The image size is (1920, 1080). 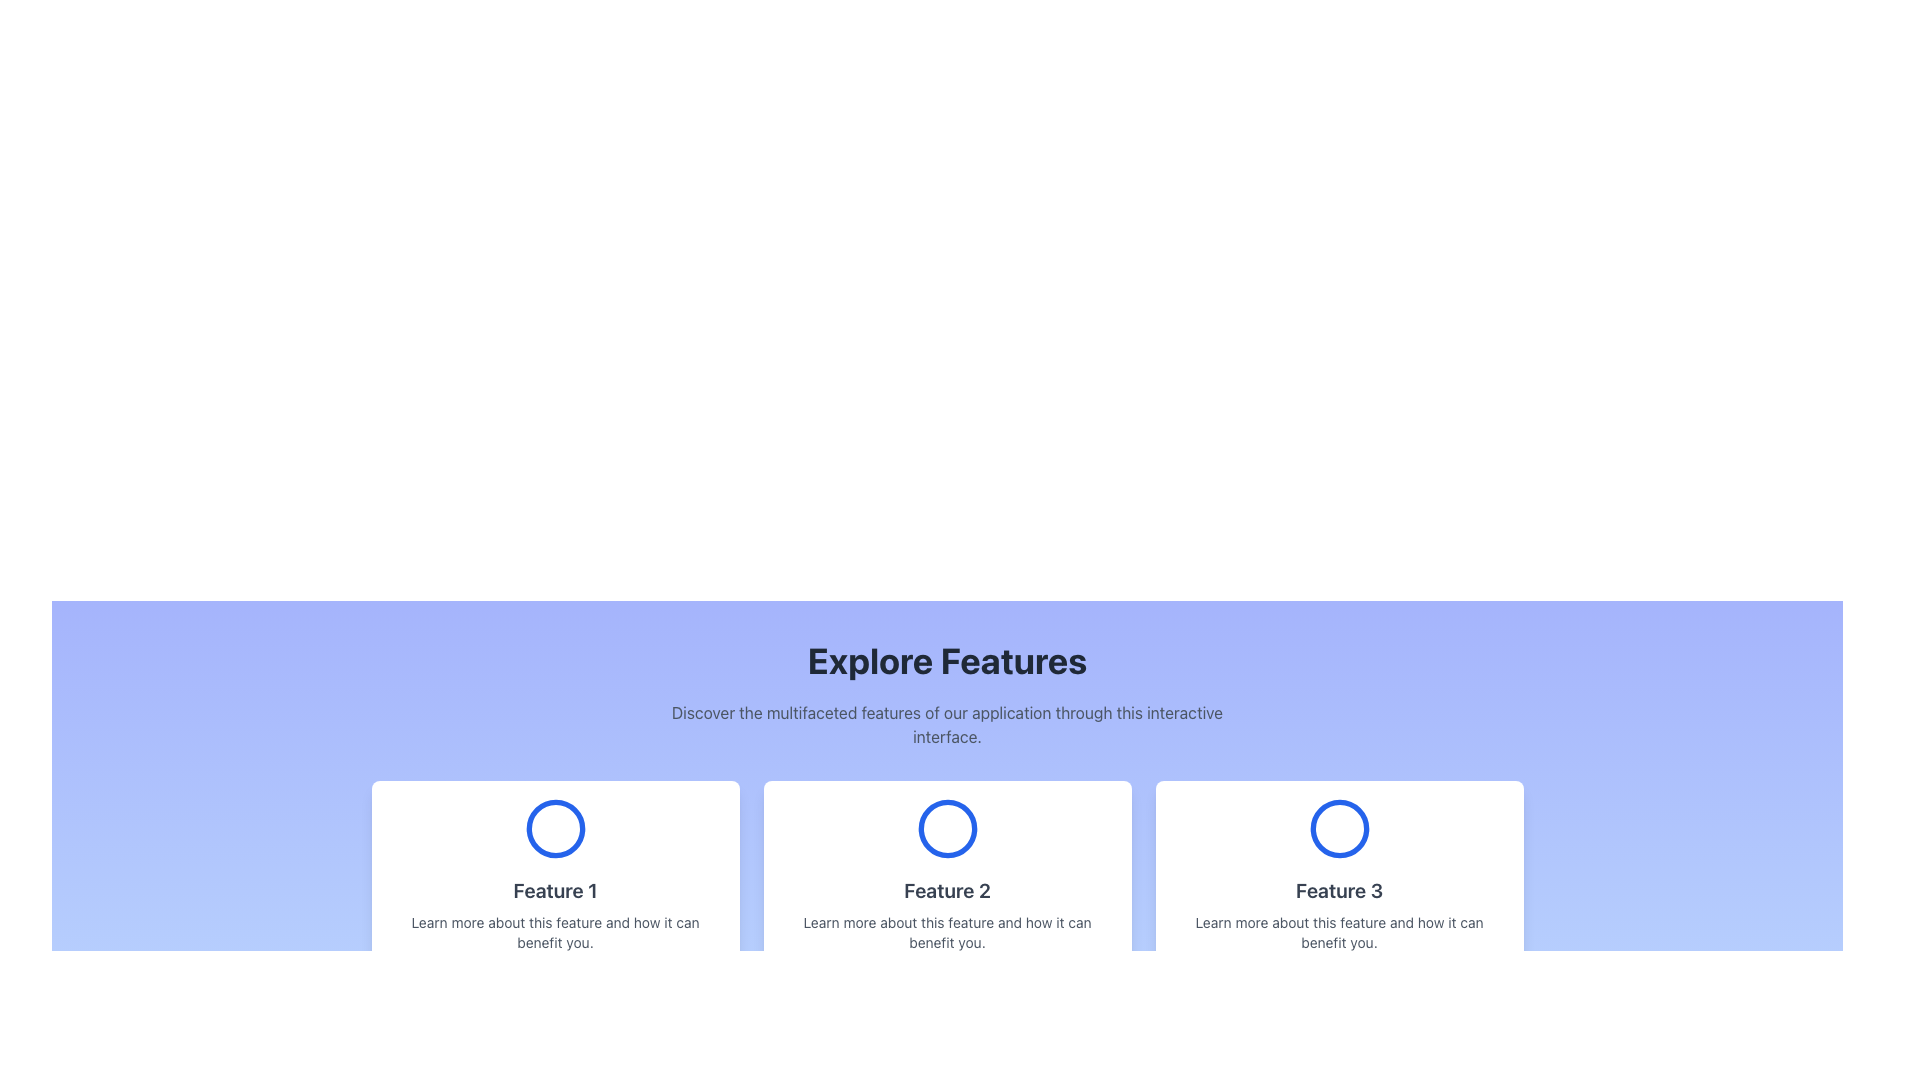 What do you see at coordinates (555, 933) in the screenshot?
I see `informational message located in the bottom section of the card representing 'Feature 1', positioned beneath the headline 'Feature 1' and above the 'View Details' link` at bounding box center [555, 933].